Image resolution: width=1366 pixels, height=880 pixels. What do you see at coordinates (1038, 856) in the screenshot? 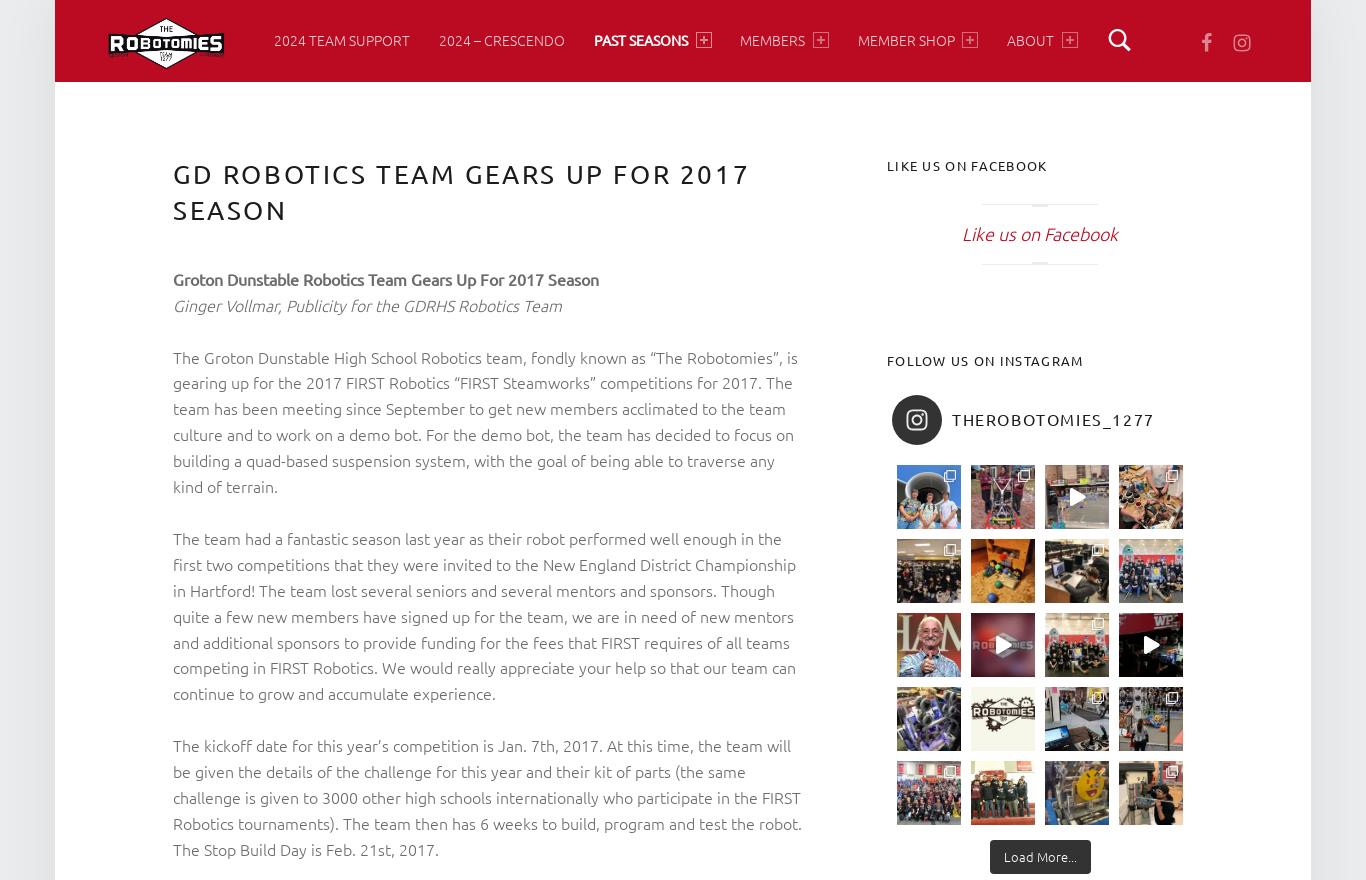
I see `'Load More...'` at bounding box center [1038, 856].